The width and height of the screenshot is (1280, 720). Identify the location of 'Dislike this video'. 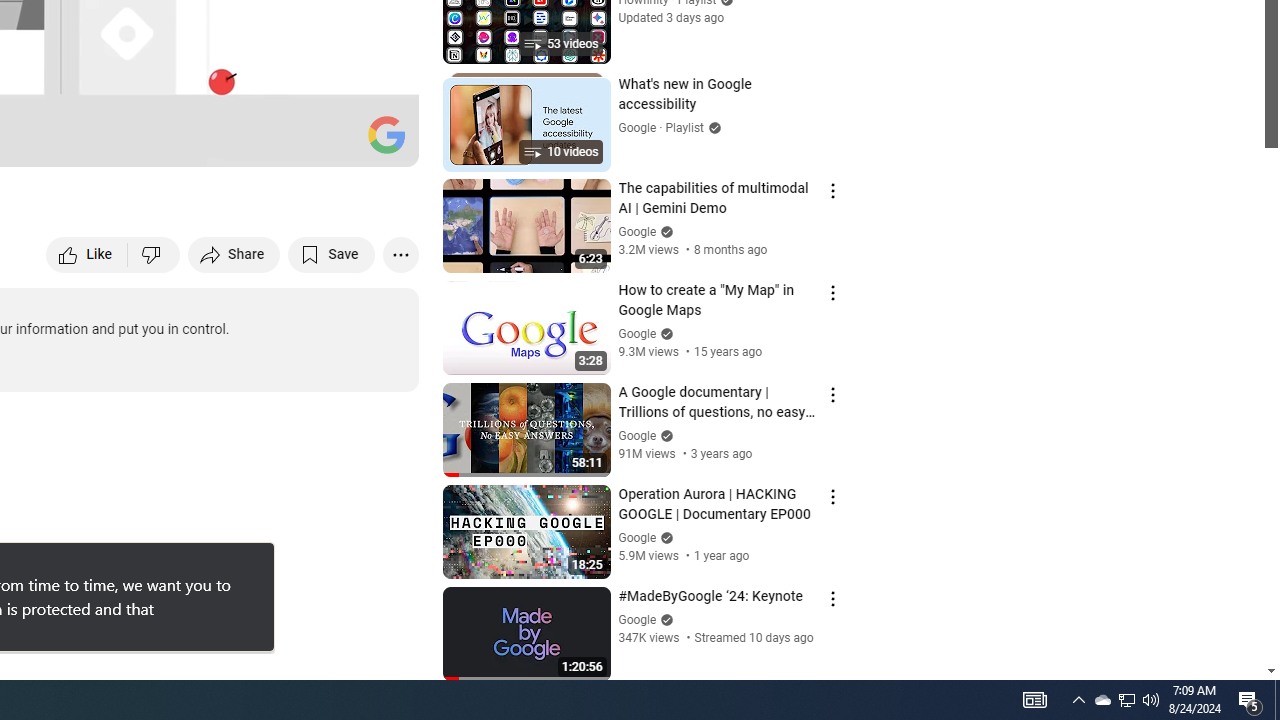
(153, 253).